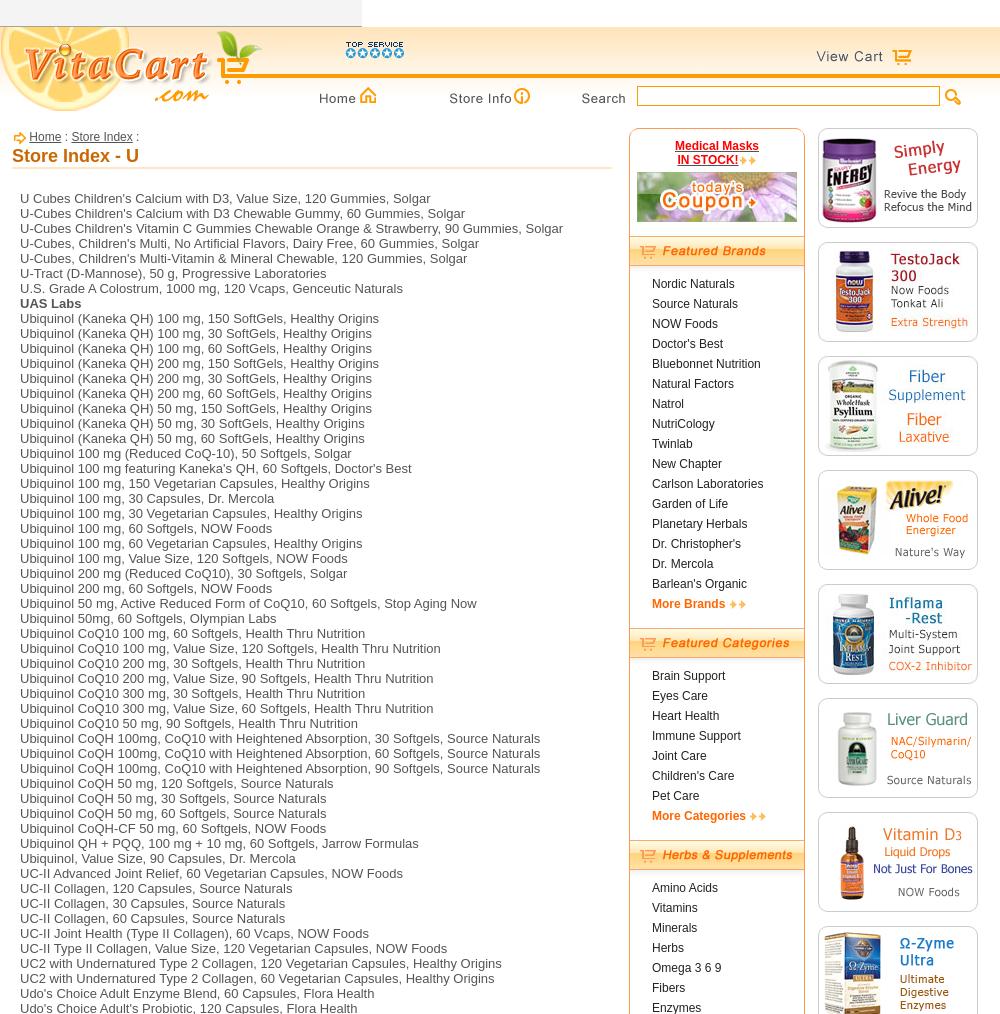 This screenshot has width=1000, height=1014. Describe the element at coordinates (652, 343) in the screenshot. I see `'Doctor's Best'` at that location.